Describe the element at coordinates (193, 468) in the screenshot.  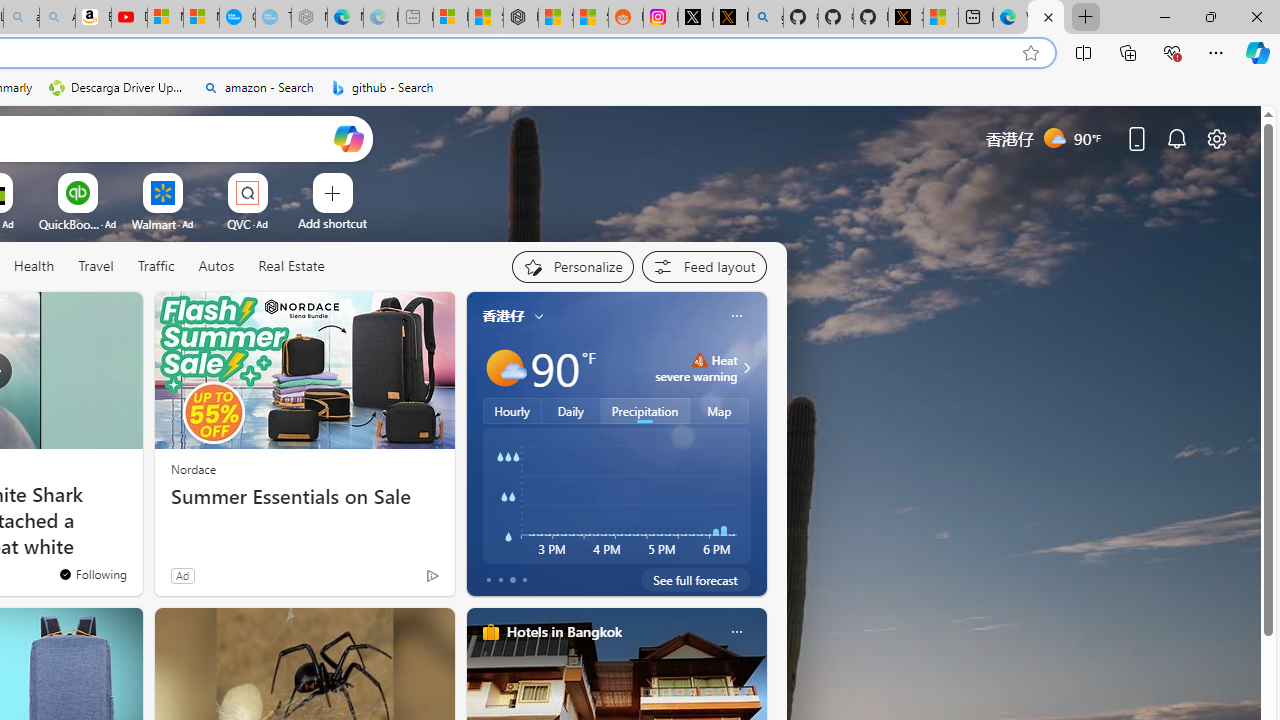
I see `'Nordace'` at that location.